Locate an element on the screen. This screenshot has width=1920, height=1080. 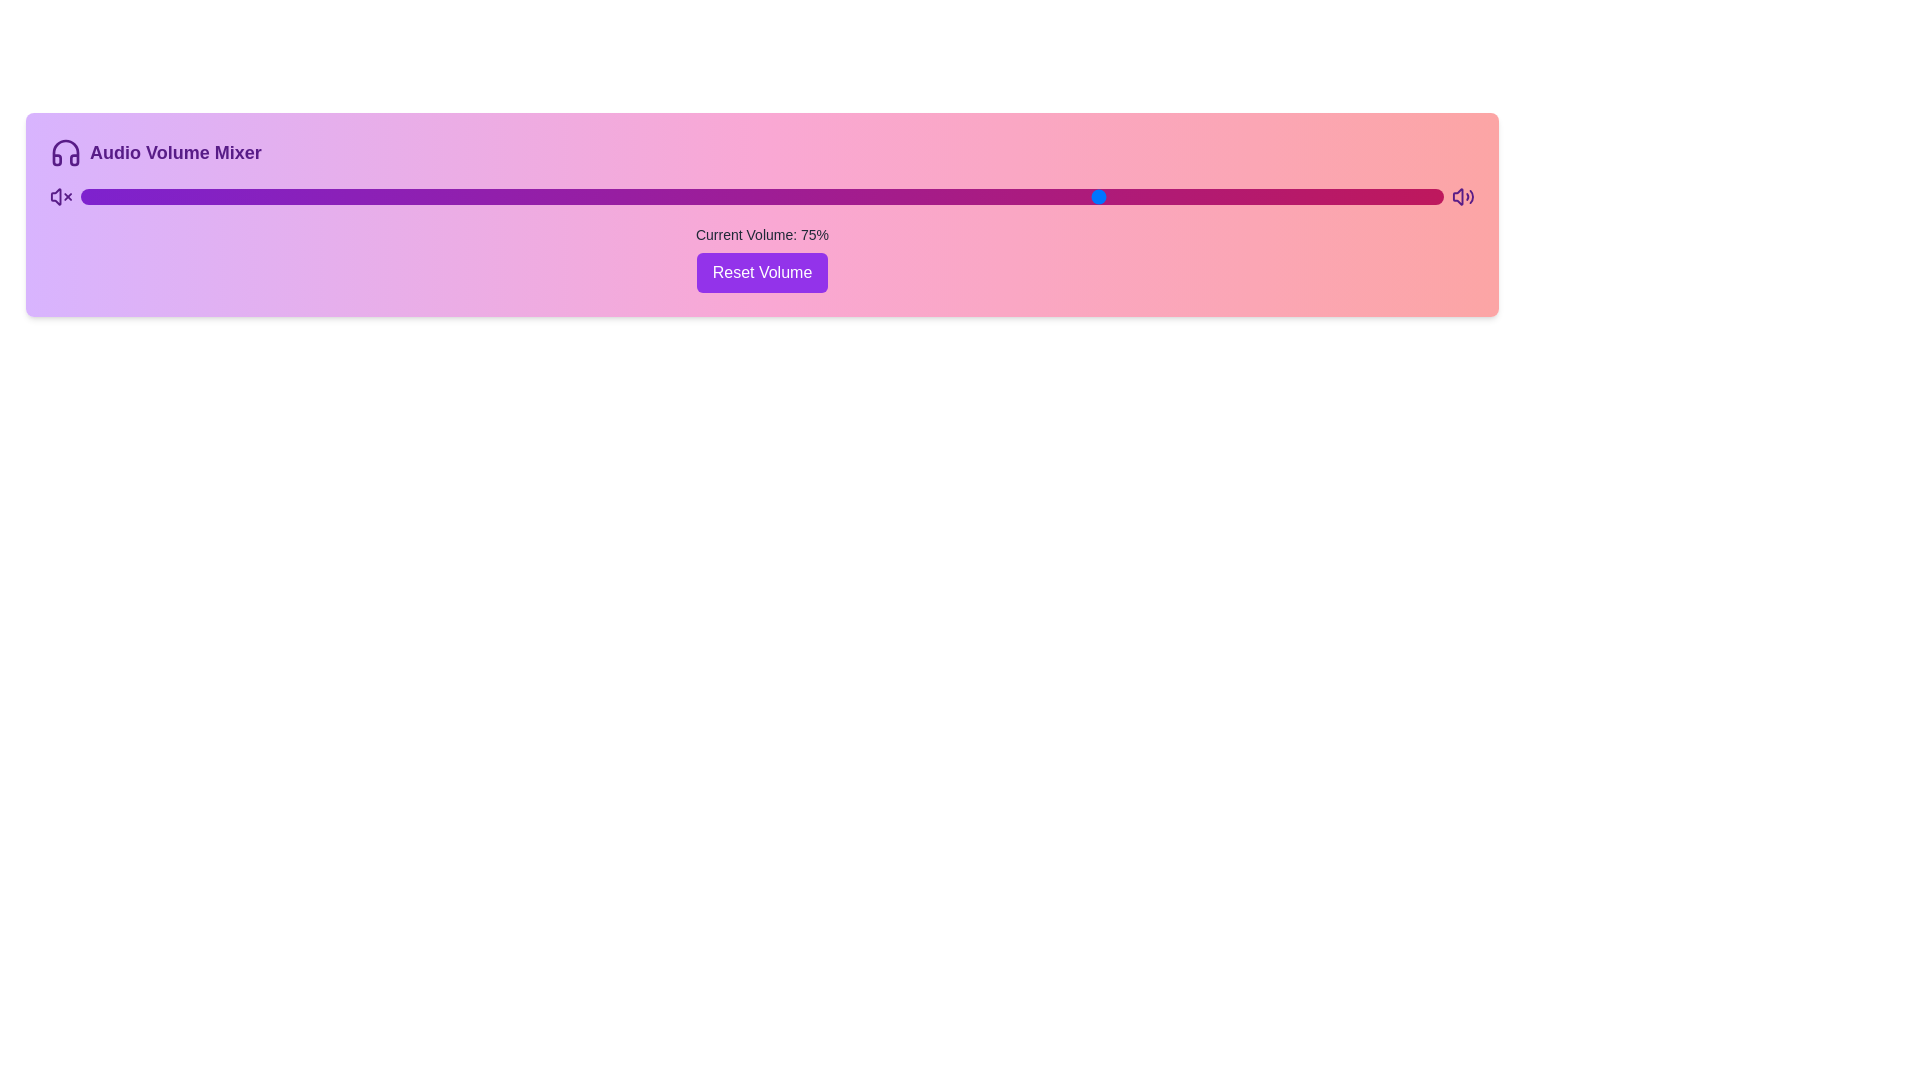
the volume slider to 93% is located at coordinates (1348, 196).